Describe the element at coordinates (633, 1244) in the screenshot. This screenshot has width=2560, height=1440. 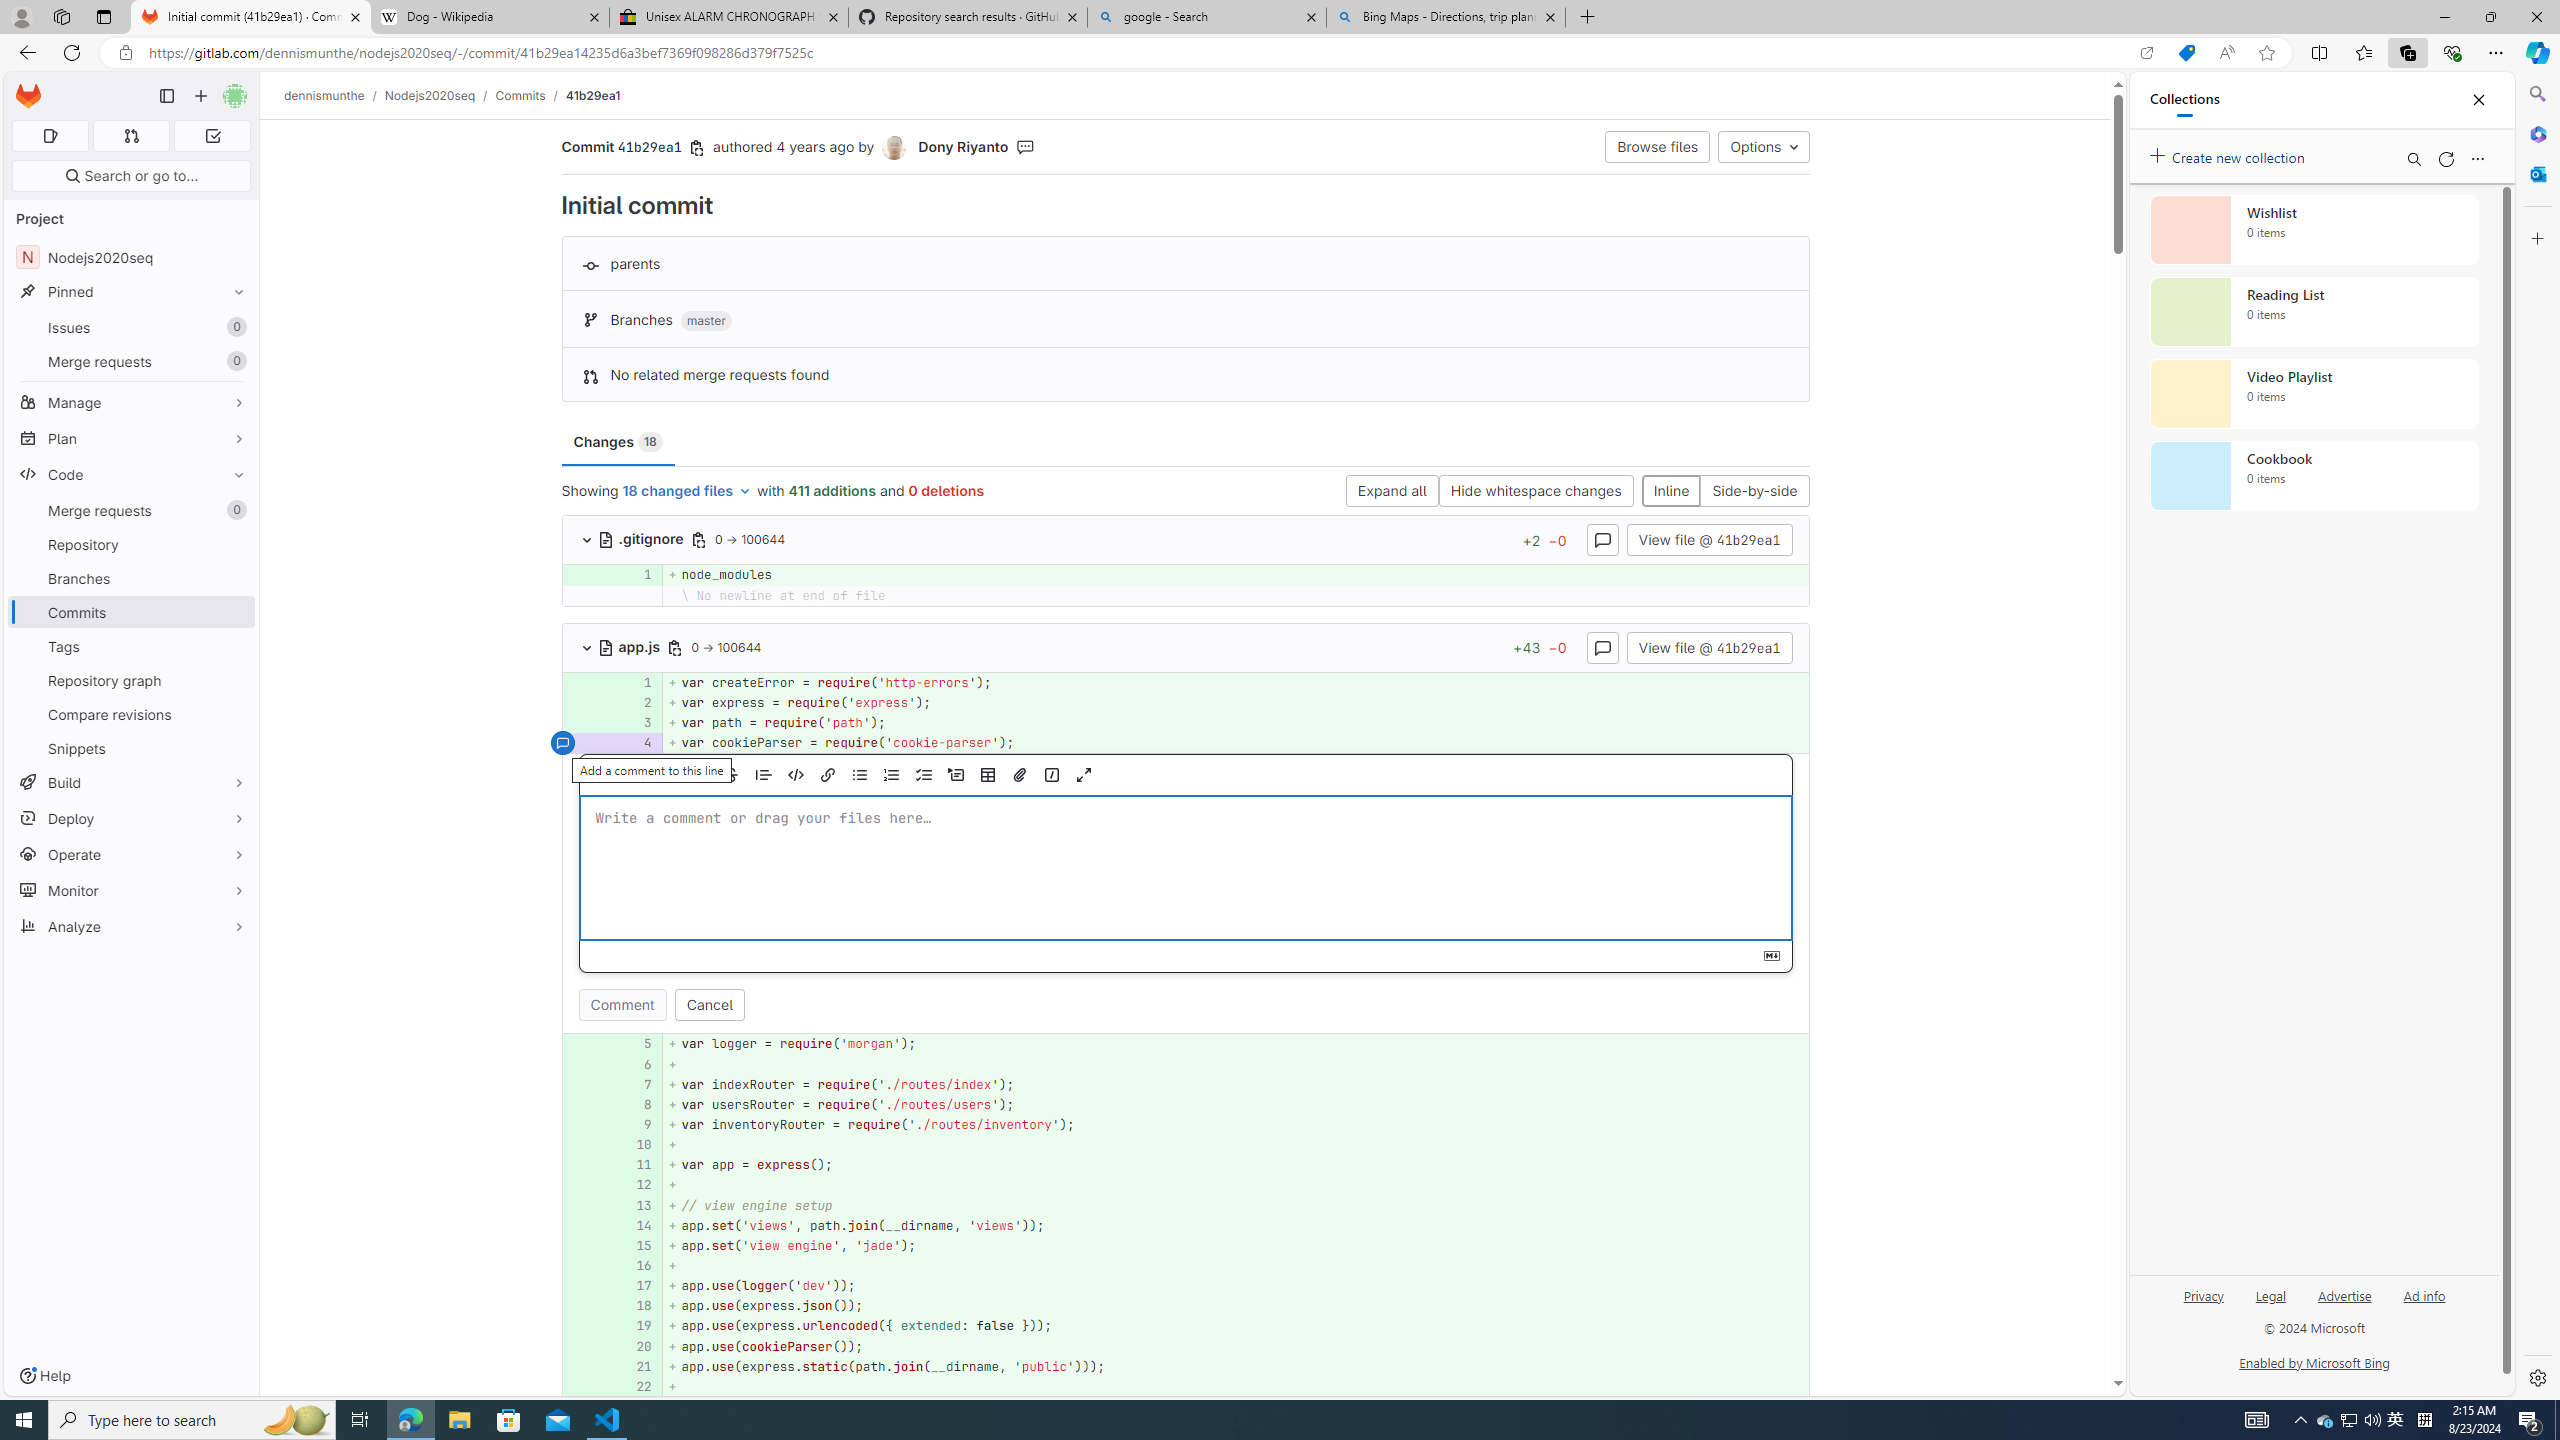
I see `'15'` at that location.